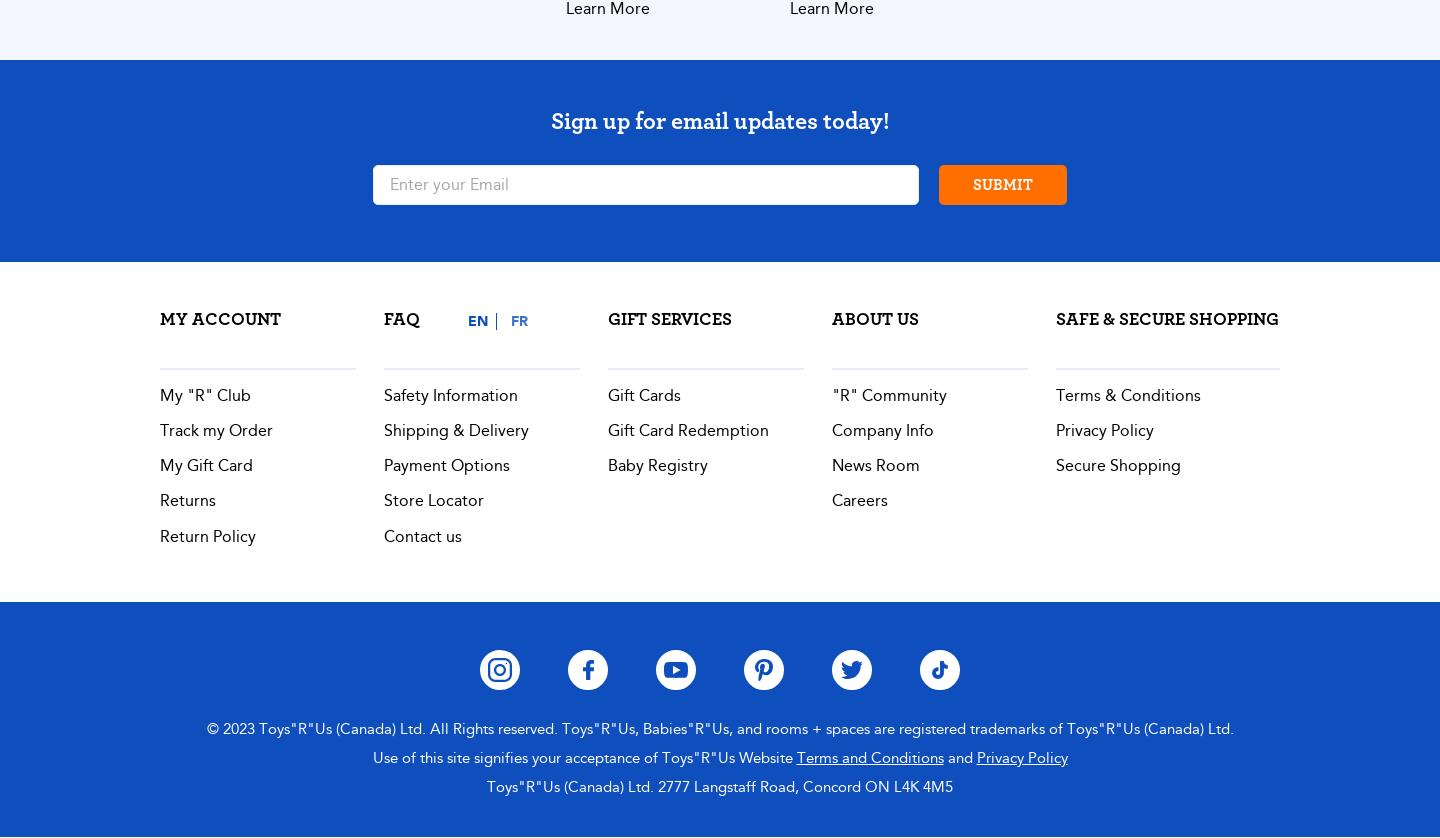 Image resolution: width=1440 pixels, height=838 pixels. What do you see at coordinates (1167, 318) in the screenshot?
I see `'Safe & Secure Shopping'` at bounding box center [1167, 318].